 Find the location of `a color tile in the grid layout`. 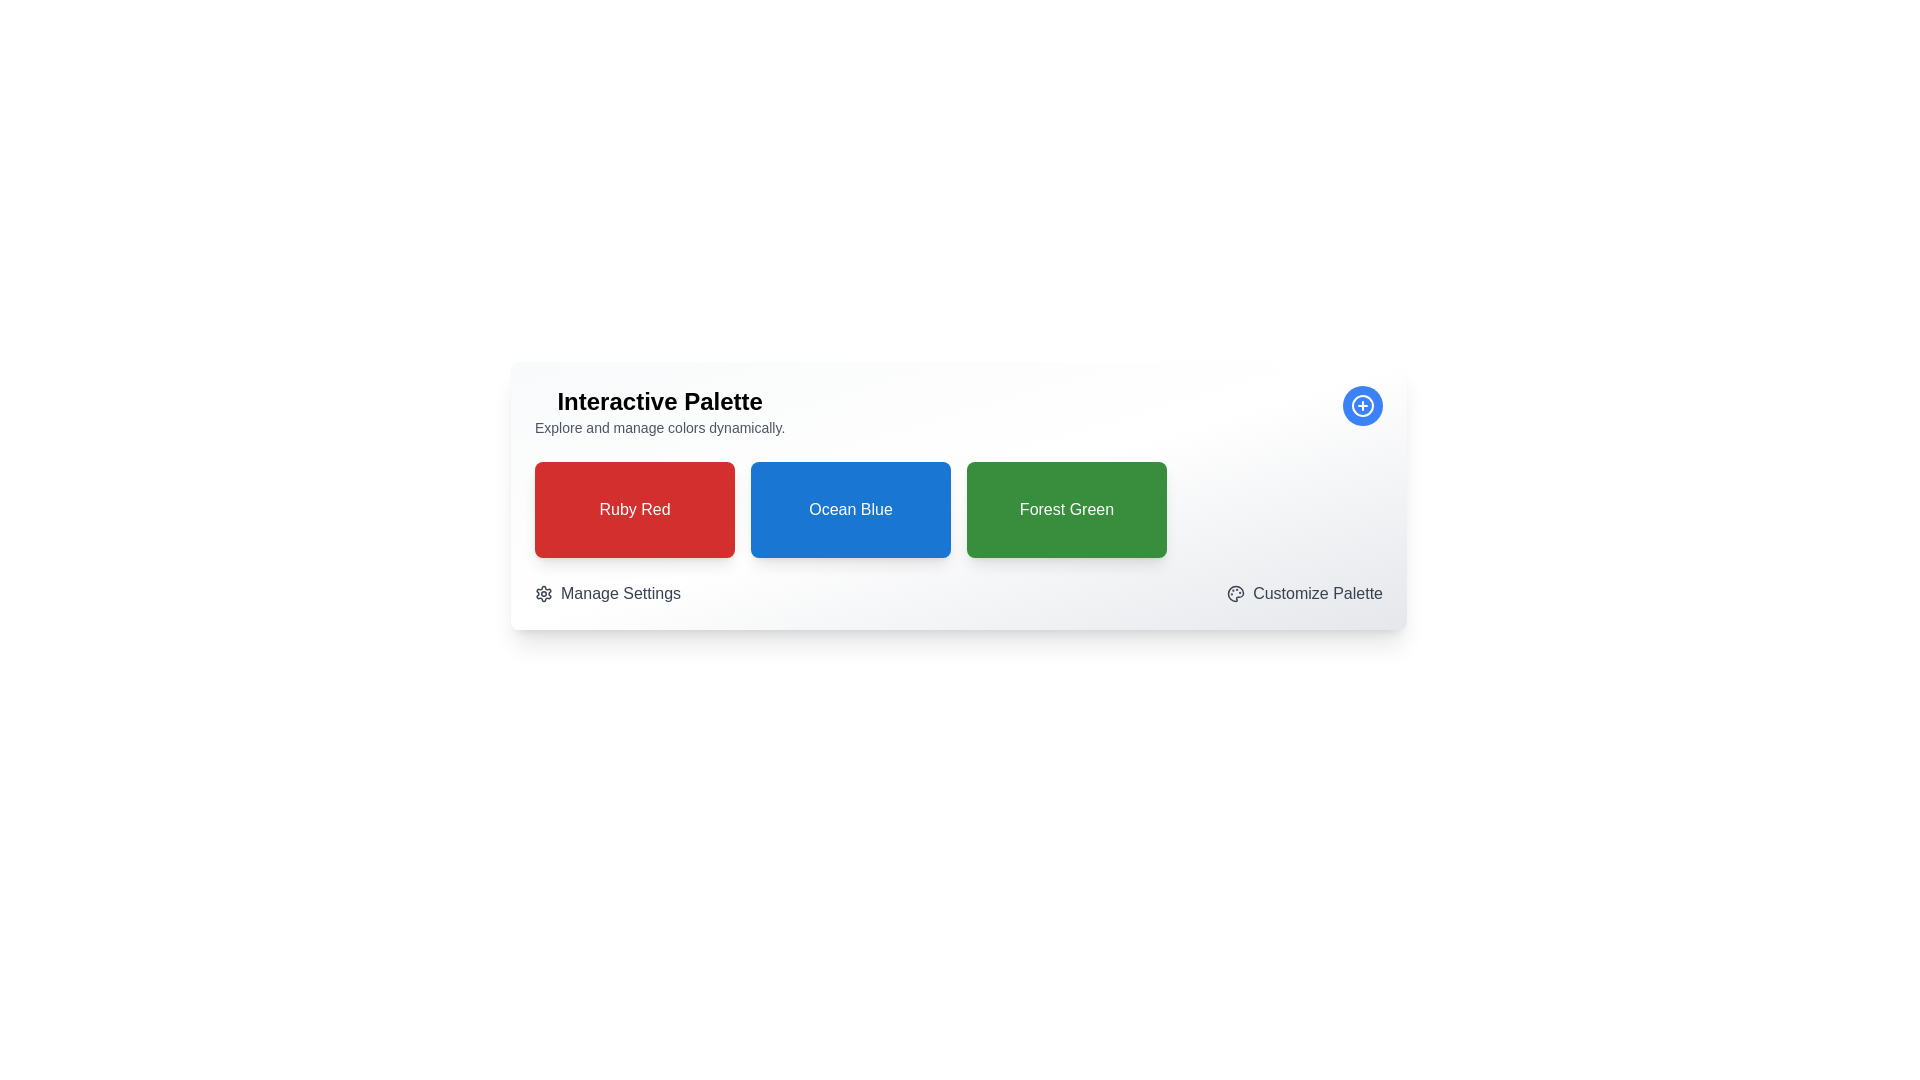

a color tile in the grid layout is located at coordinates (958, 508).